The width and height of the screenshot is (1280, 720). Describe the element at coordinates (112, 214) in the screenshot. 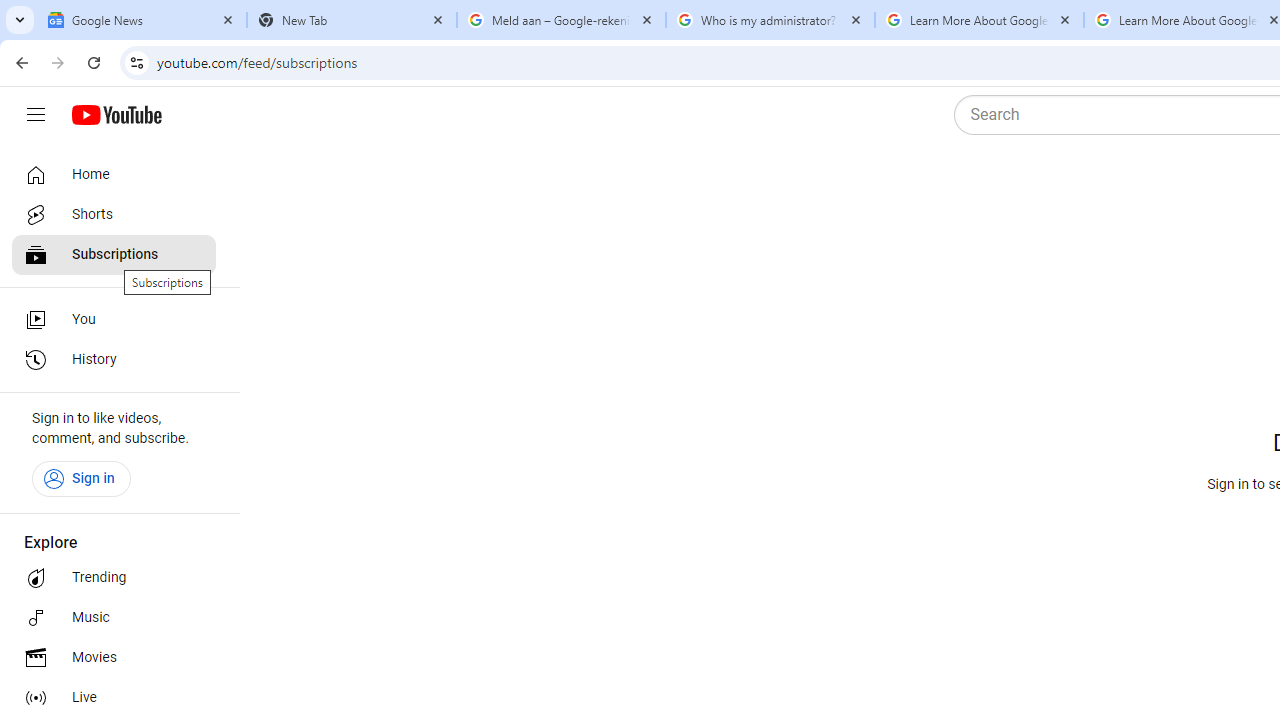

I see `'Shorts'` at that location.